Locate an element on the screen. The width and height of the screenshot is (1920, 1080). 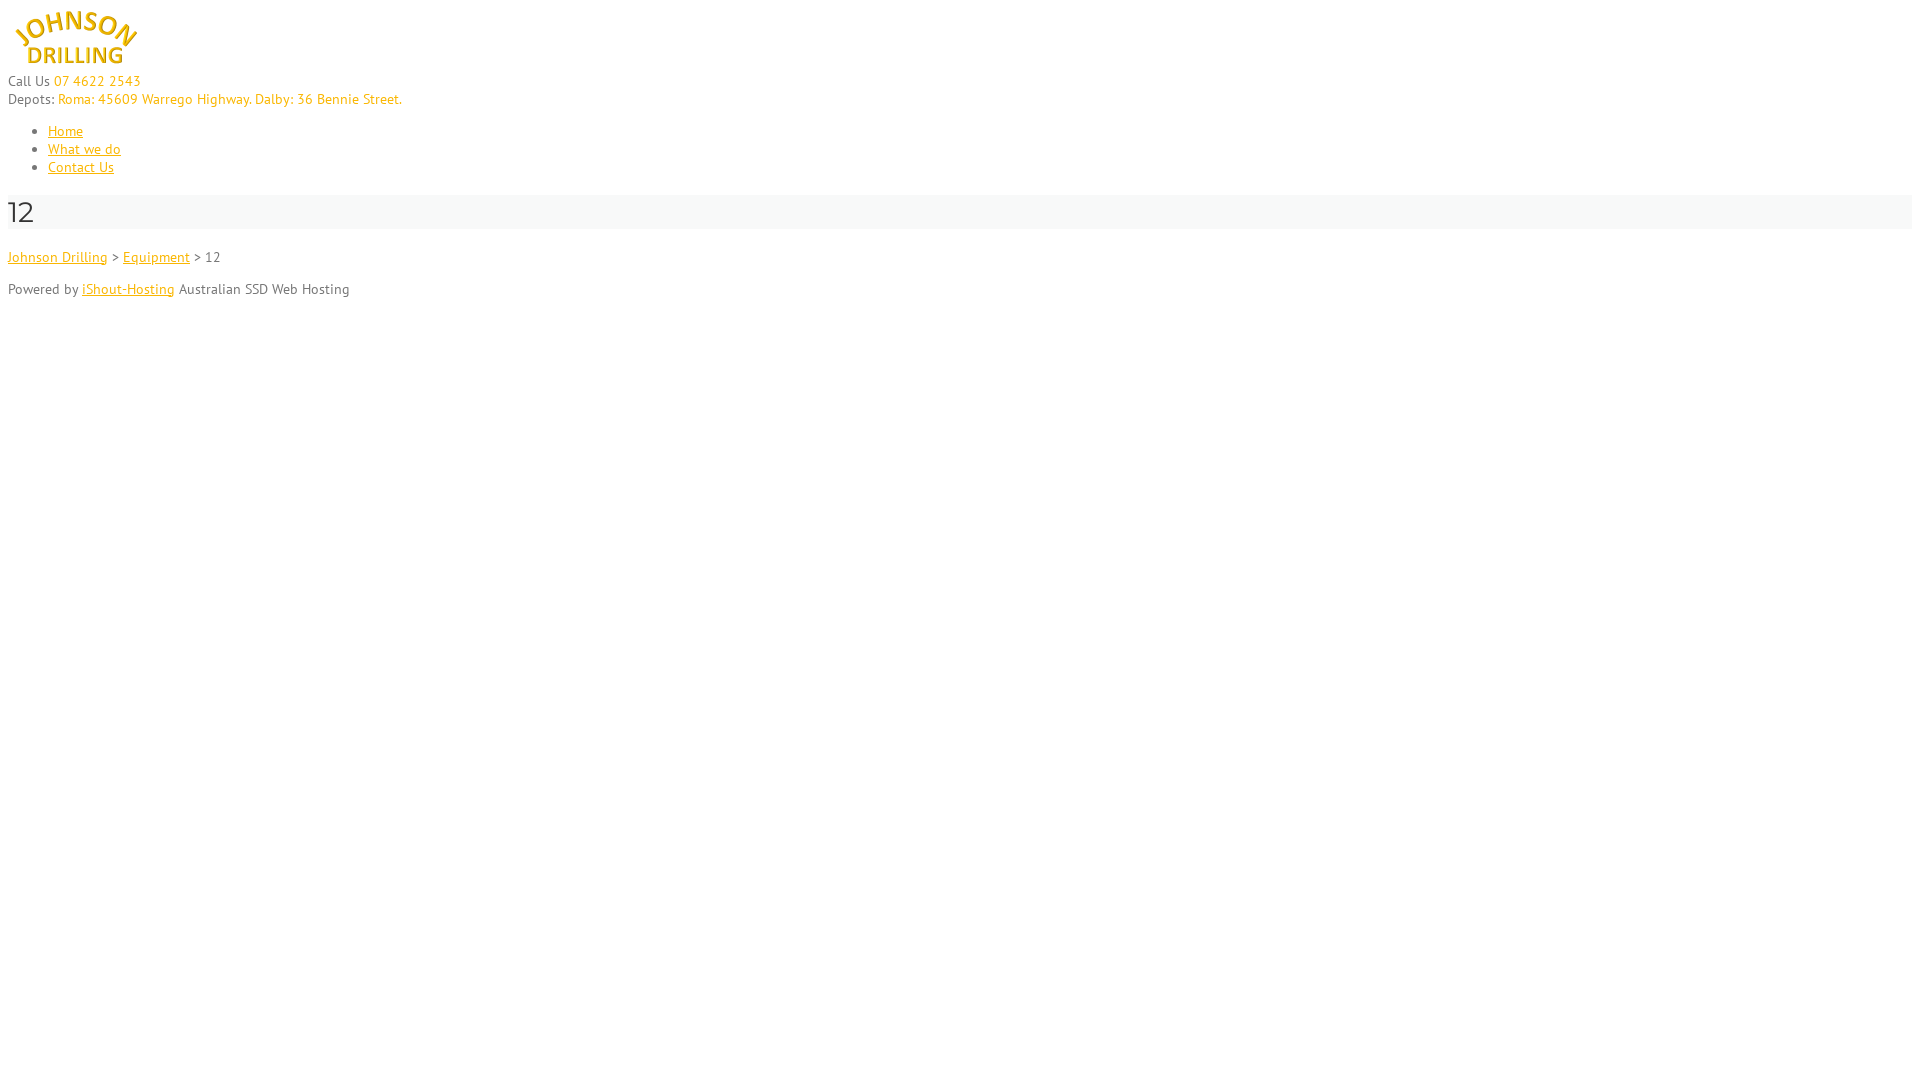
'Johnson Drilling' is located at coordinates (8, 256).